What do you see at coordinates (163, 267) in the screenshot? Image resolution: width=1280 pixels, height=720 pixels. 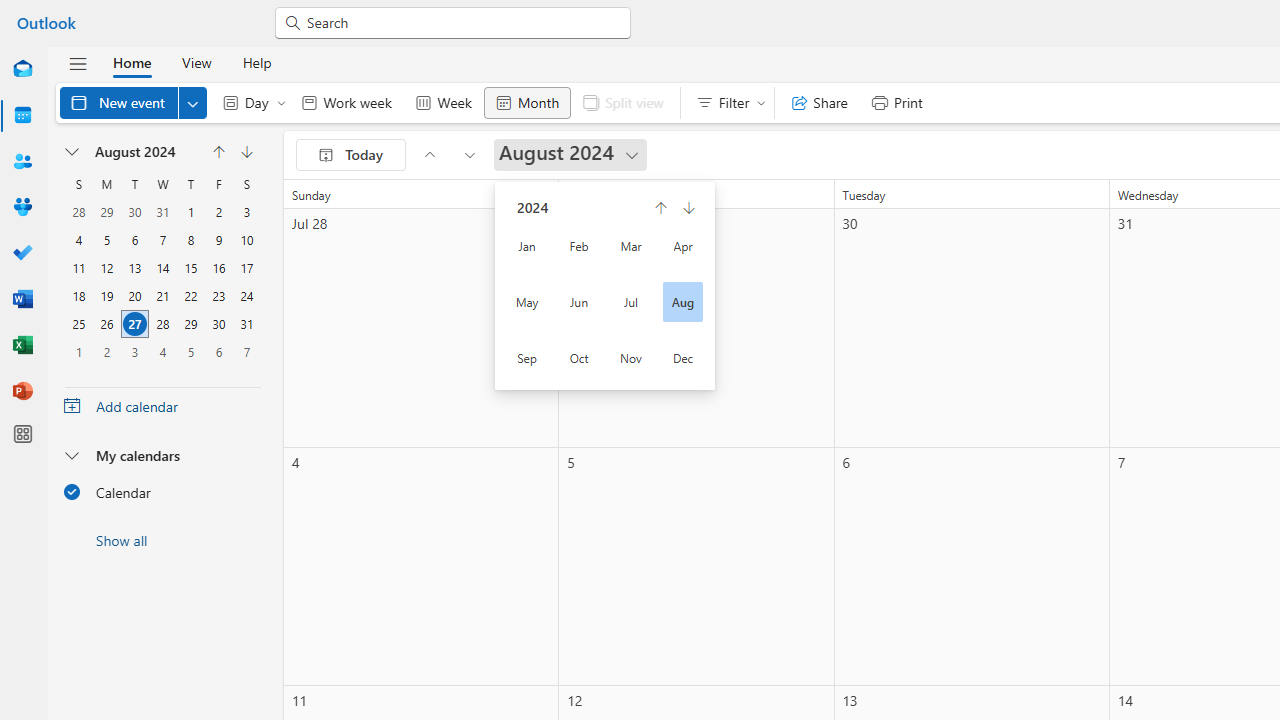 I see `'14, August, 2024'` at bounding box center [163, 267].